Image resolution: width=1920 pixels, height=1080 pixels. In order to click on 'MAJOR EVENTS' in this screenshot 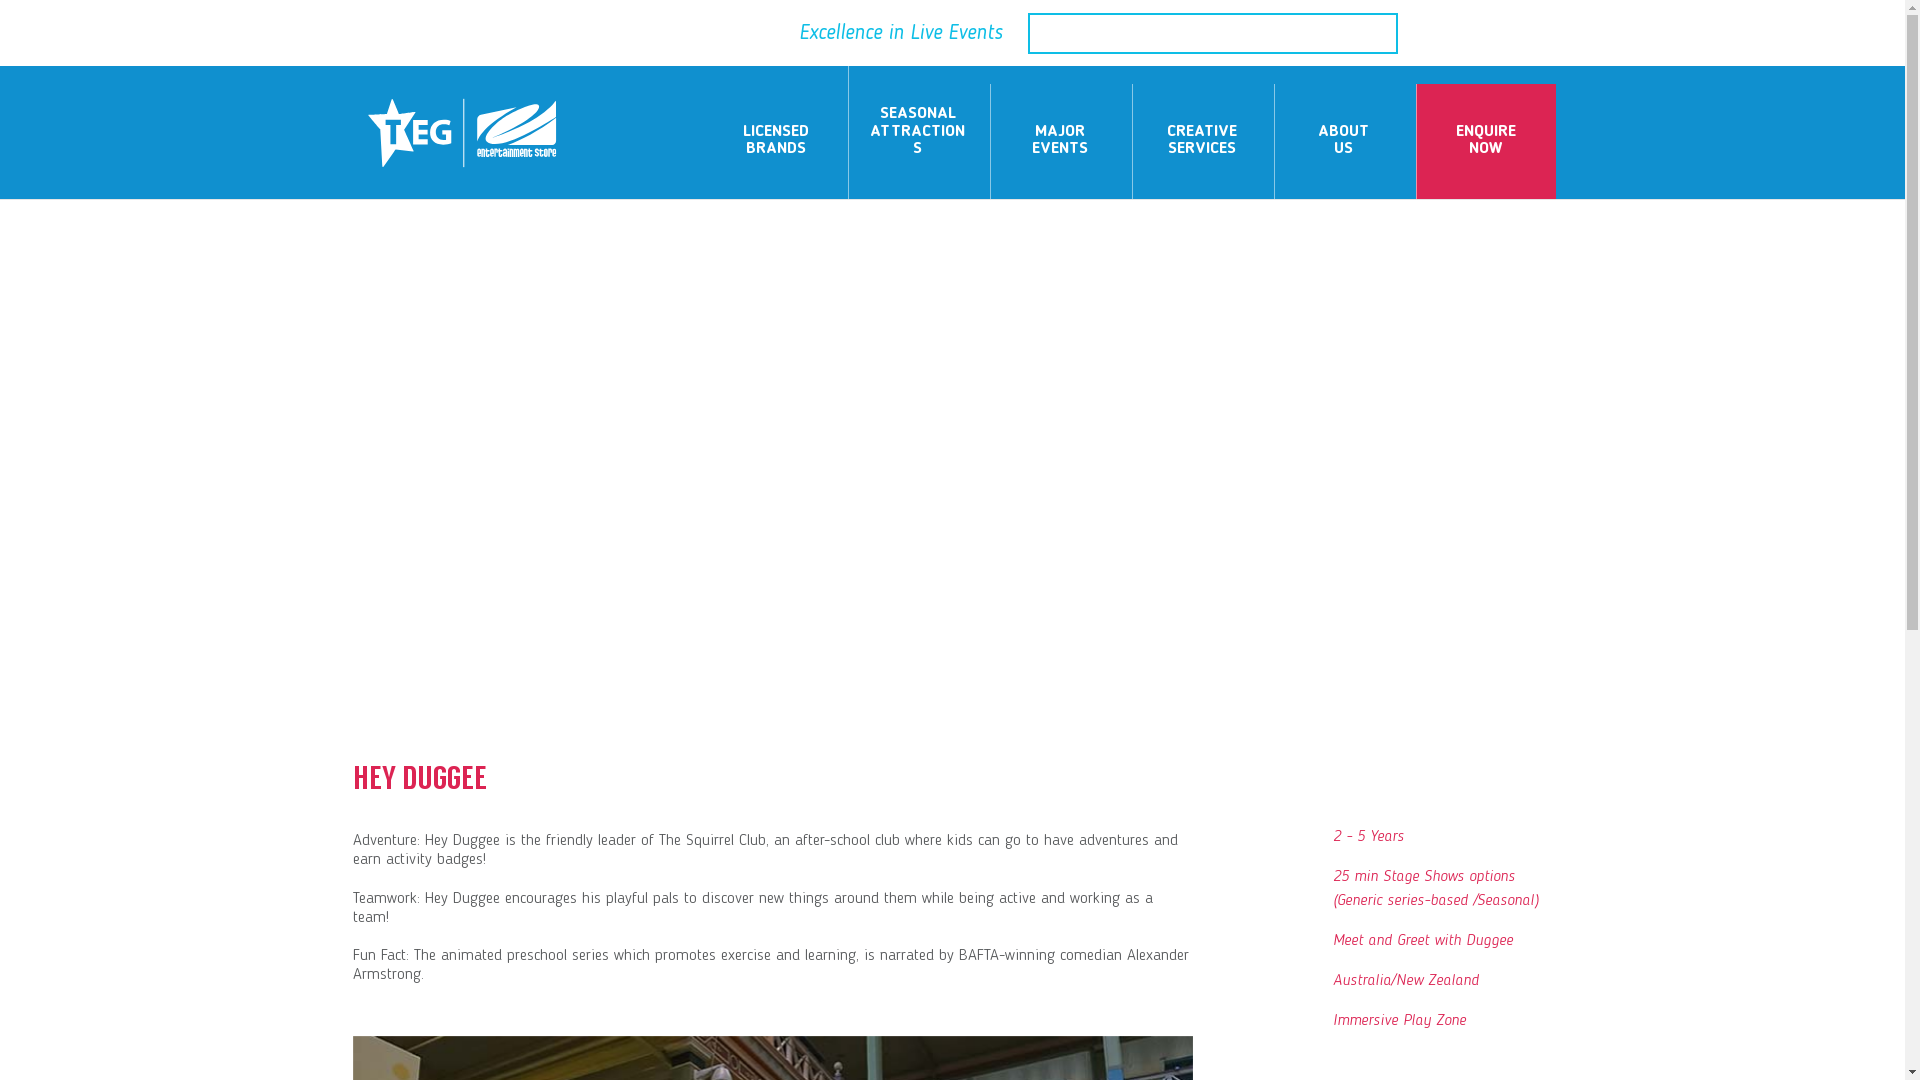, I will do `click(1059, 140)`.